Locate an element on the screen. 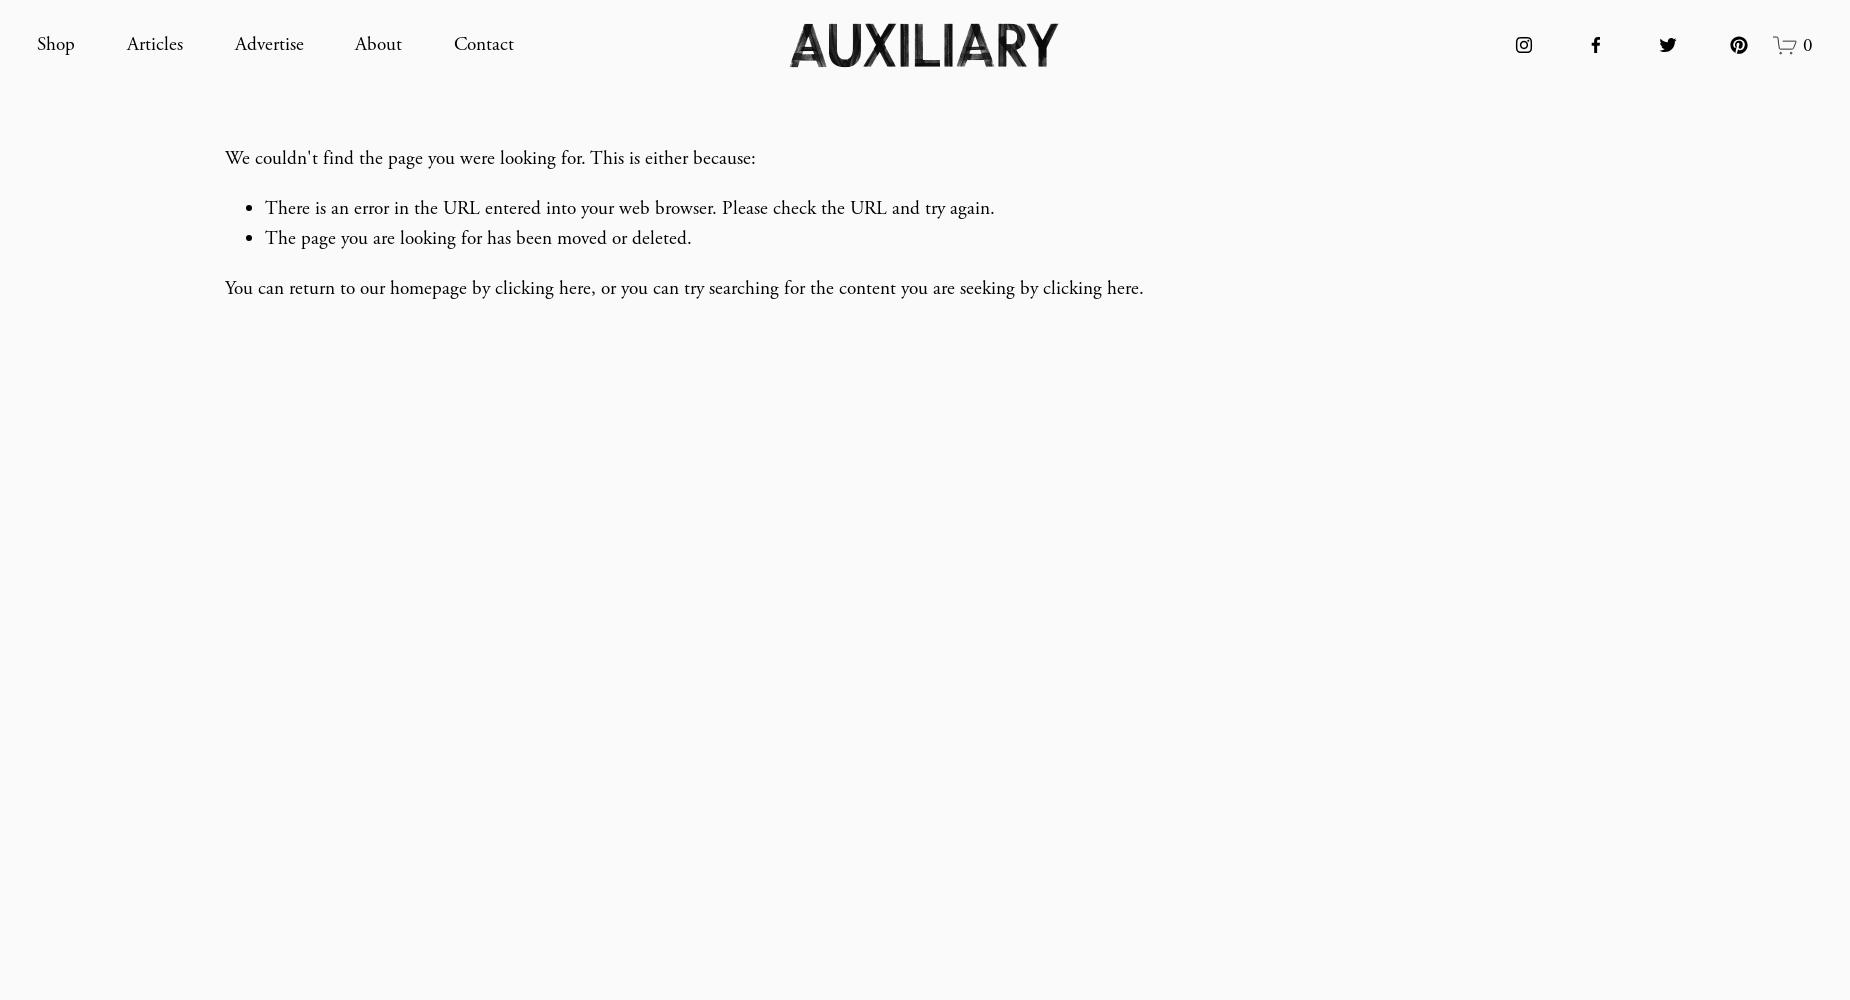 This screenshot has height=1000, width=1850. 'The page you are looking for has been moved or deleted.' is located at coordinates (478, 237).